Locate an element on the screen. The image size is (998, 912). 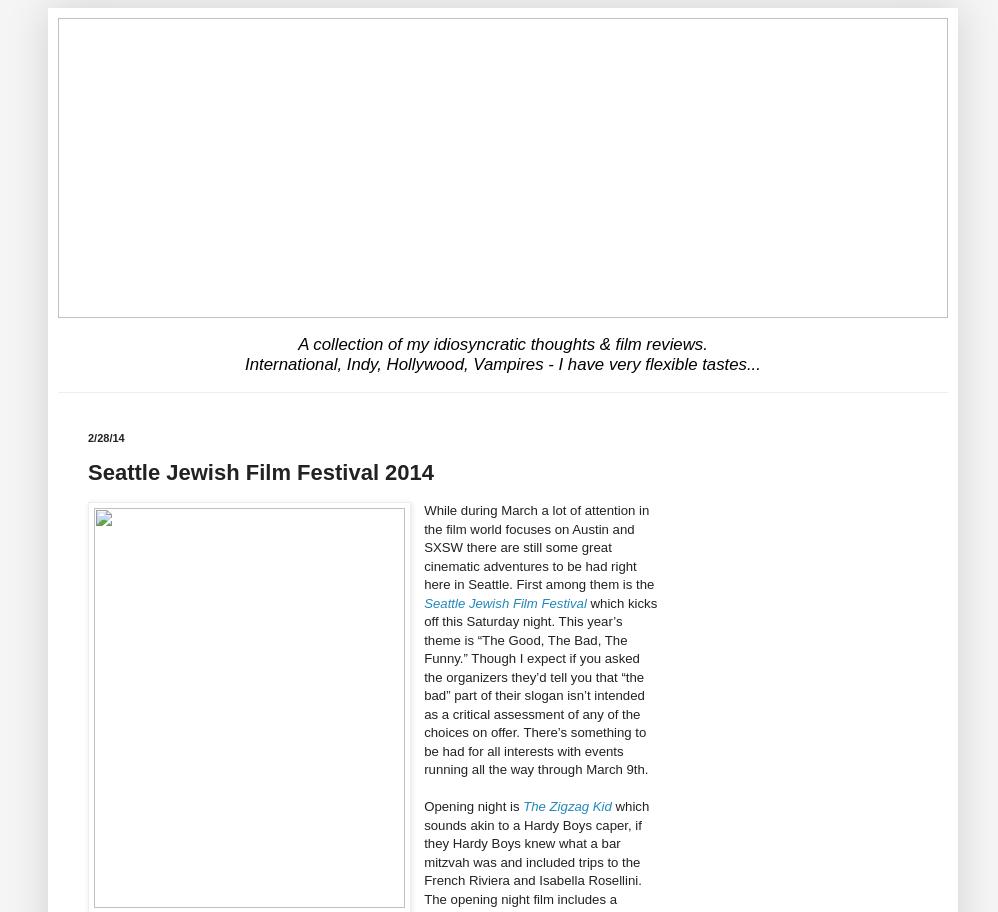
'International, Indy, Hollywood, Vampires - I have' is located at coordinates (426, 362).